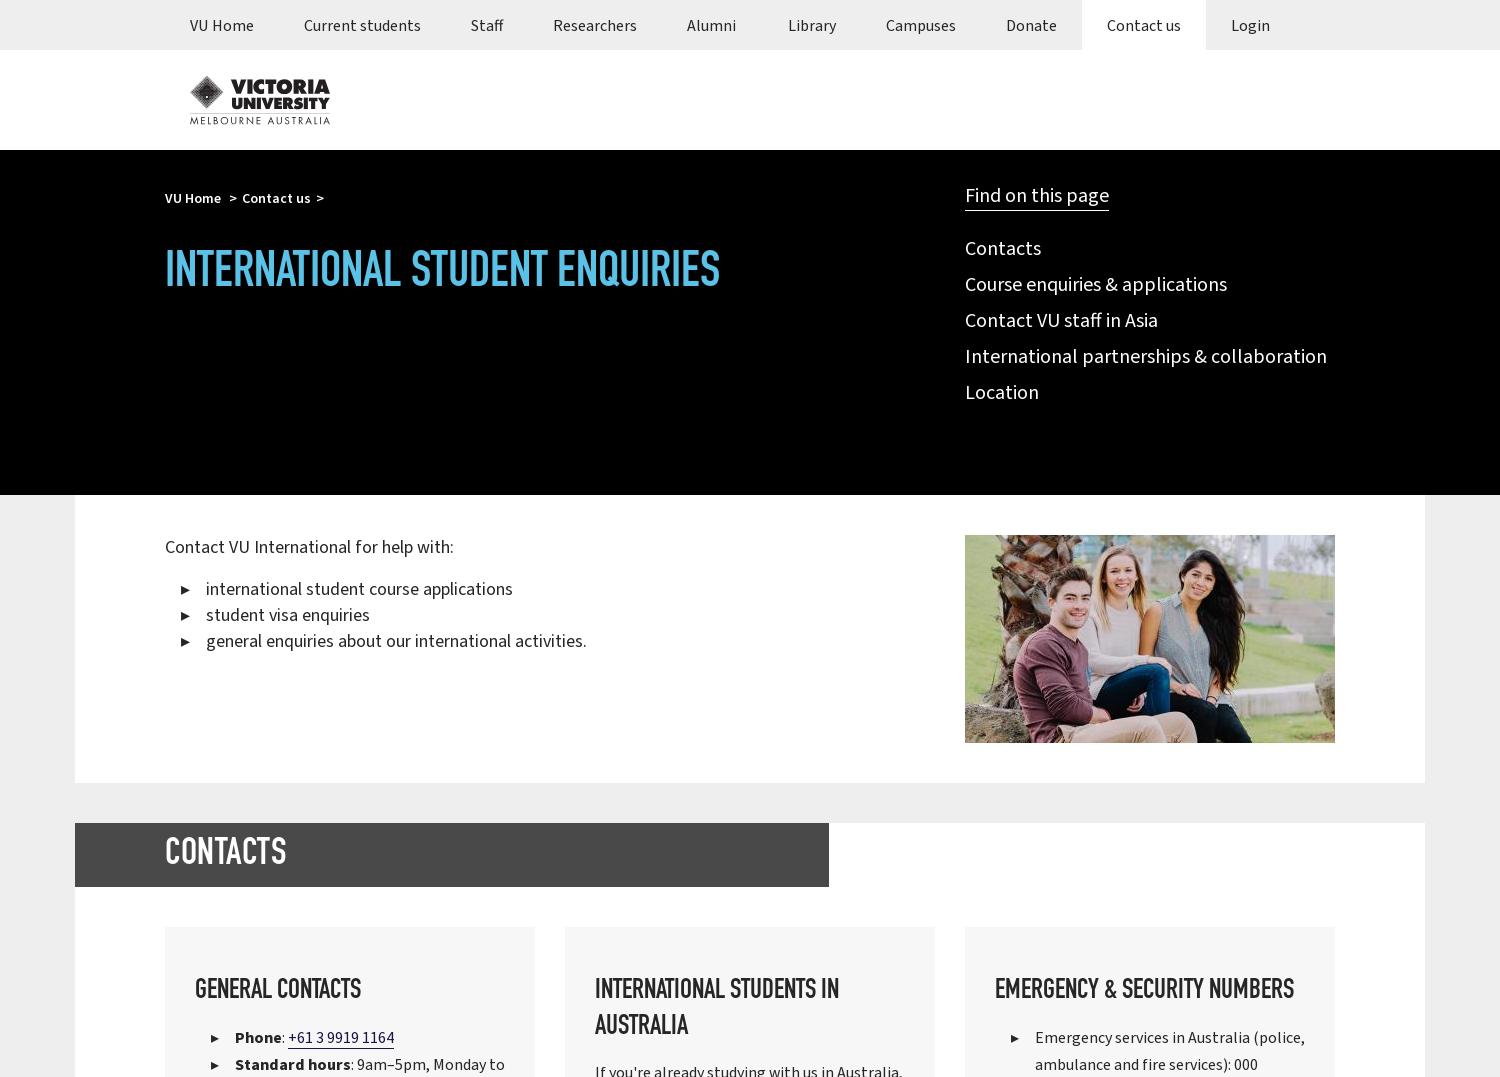  Describe the element at coordinates (358, 588) in the screenshot. I see `'international student course applications'` at that location.